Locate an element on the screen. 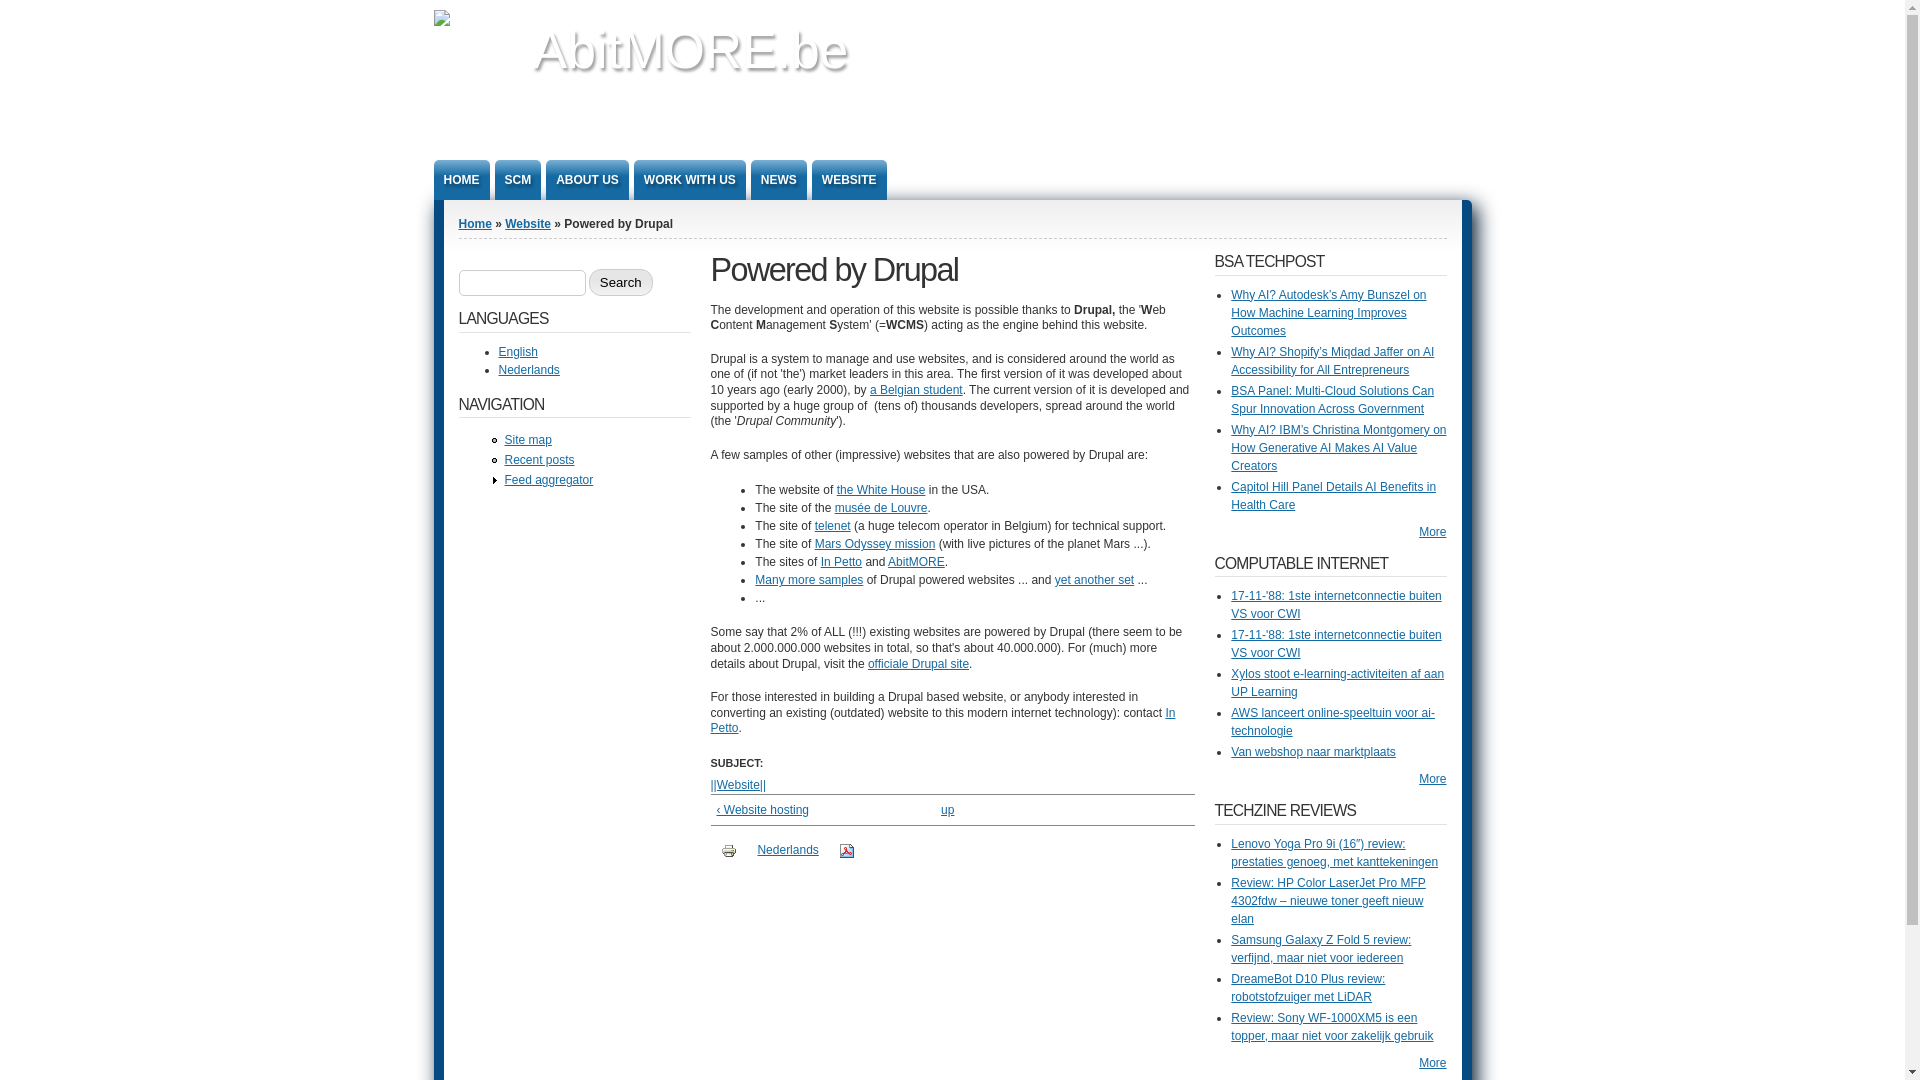 The width and height of the screenshot is (1920, 1080). 'officiale Drupal site' is located at coordinates (917, 663).